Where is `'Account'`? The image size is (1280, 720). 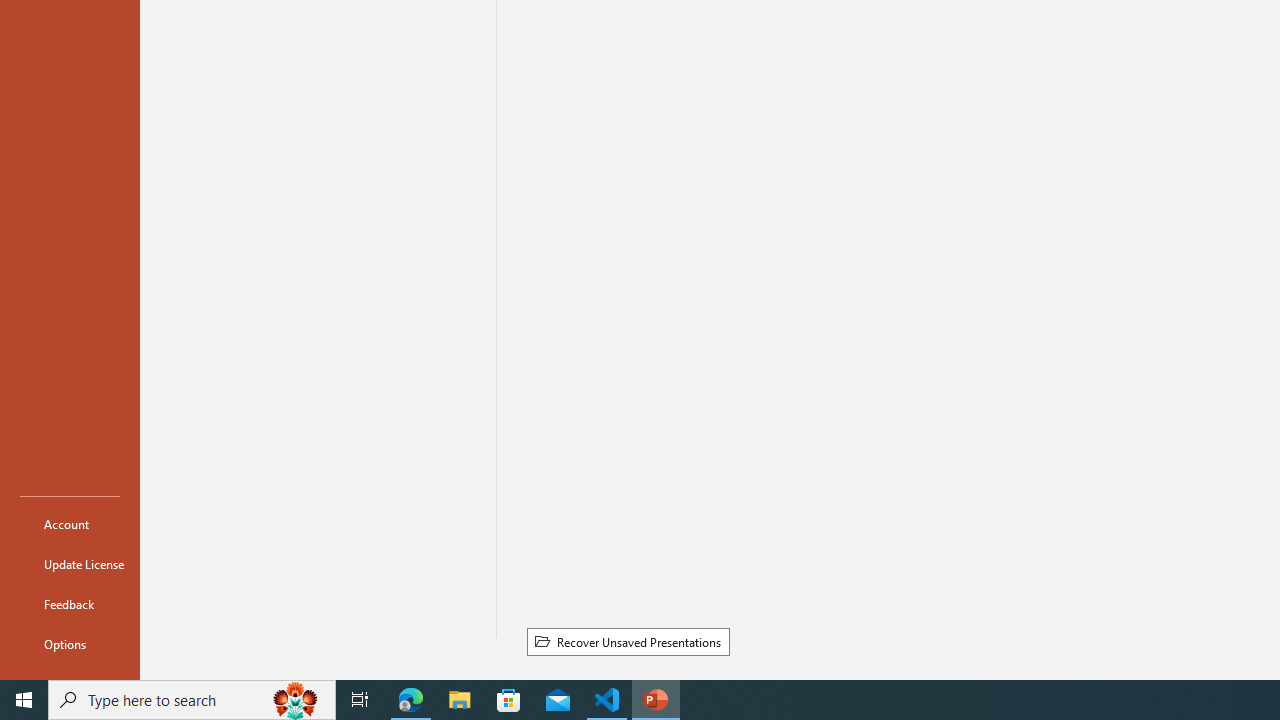
'Account' is located at coordinates (69, 523).